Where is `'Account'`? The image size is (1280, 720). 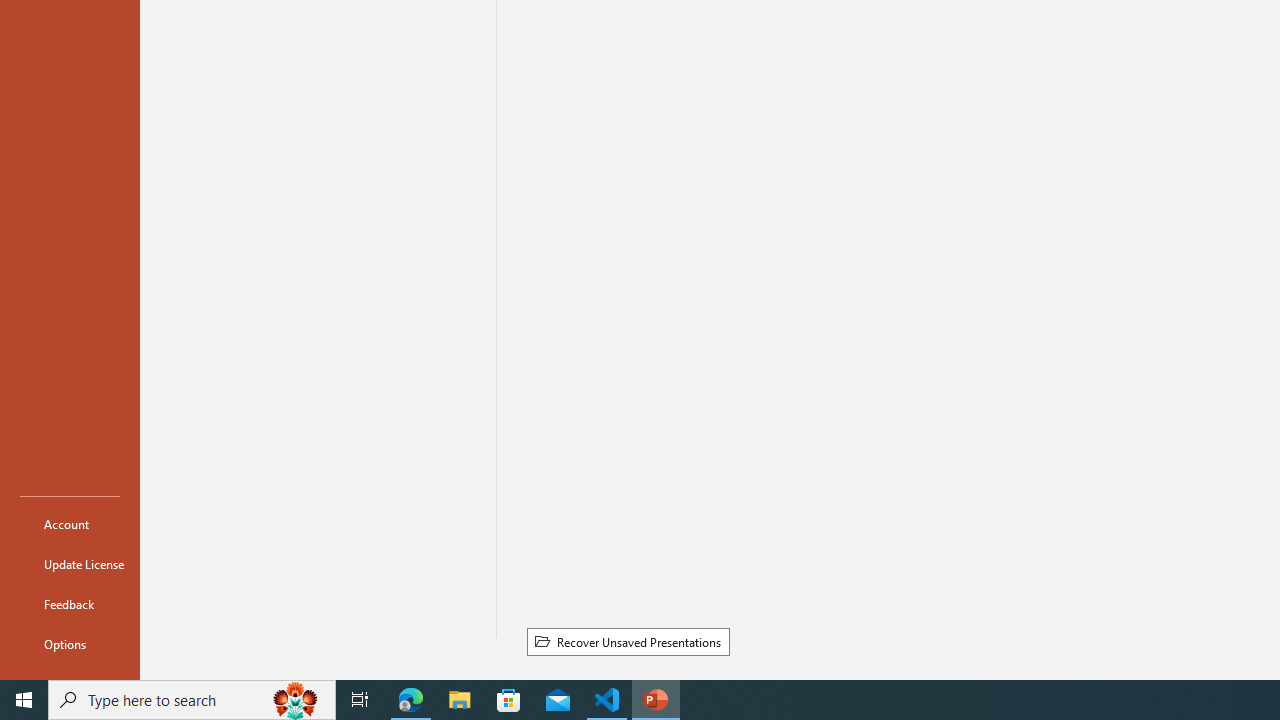
'Account' is located at coordinates (69, 523).